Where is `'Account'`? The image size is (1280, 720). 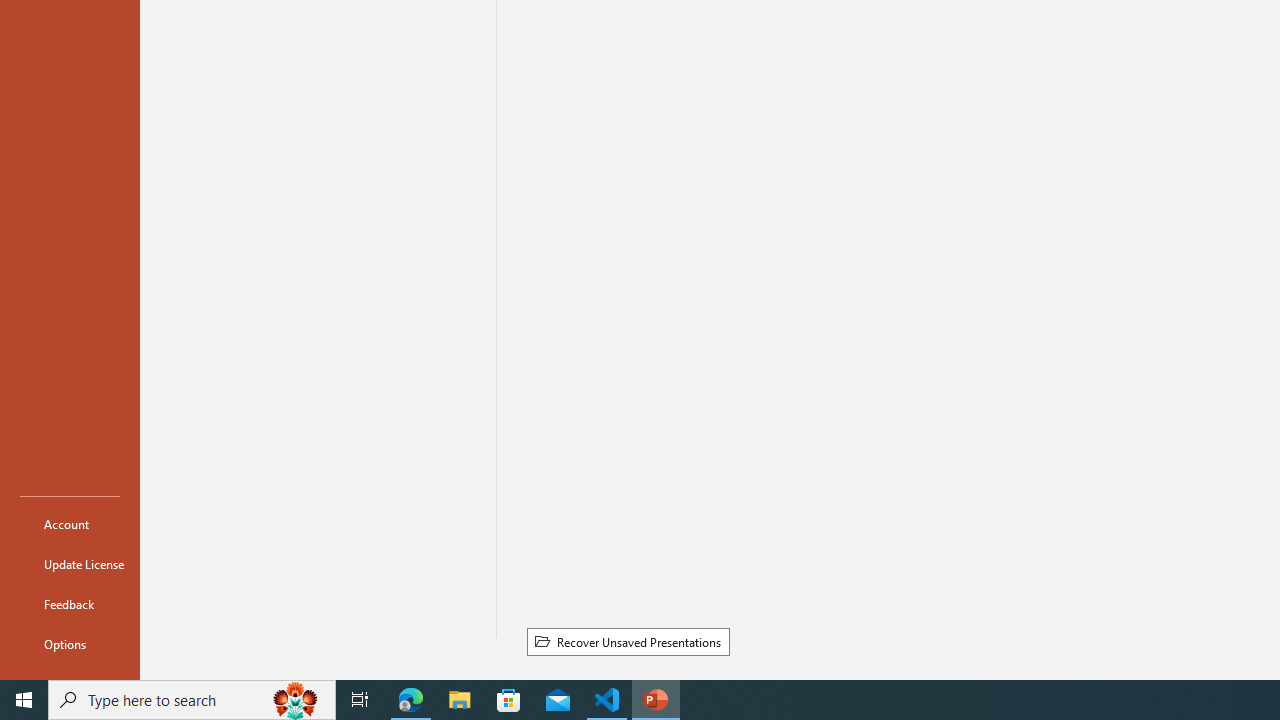
'Account' is located at coordinates (69, 523).